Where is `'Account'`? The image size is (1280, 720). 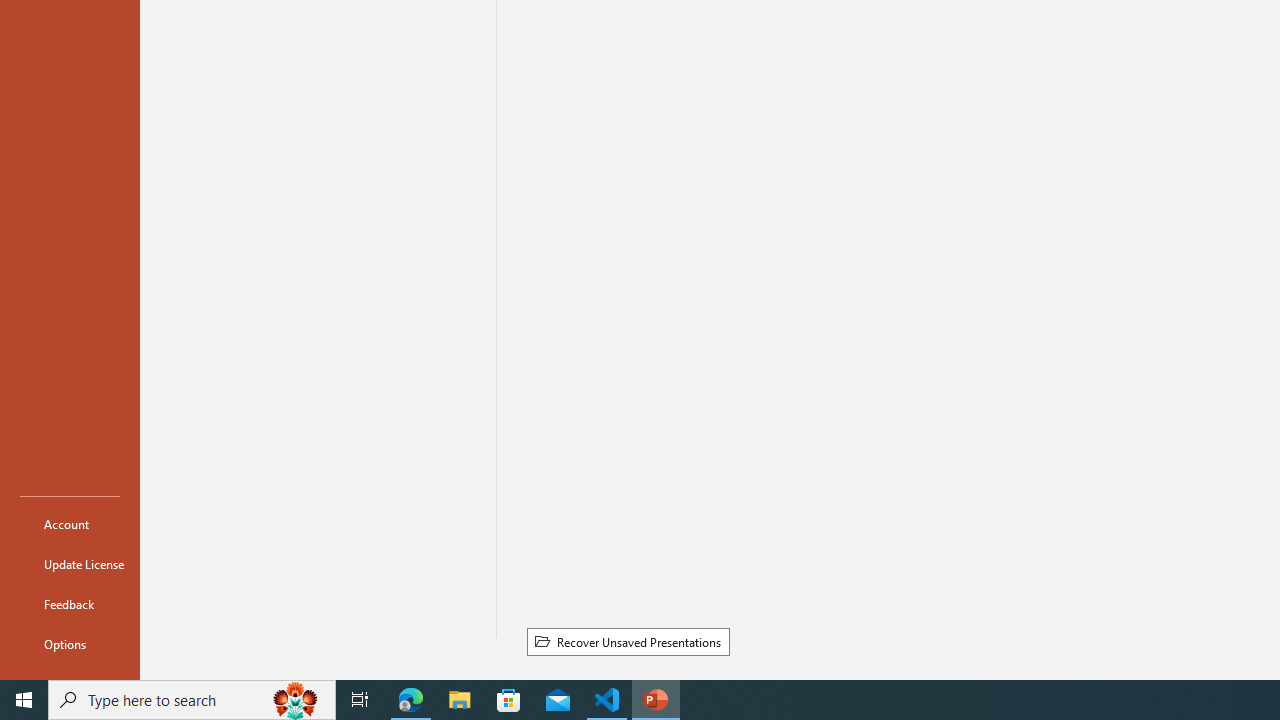
'Account' is located at coordinates (69, 523).